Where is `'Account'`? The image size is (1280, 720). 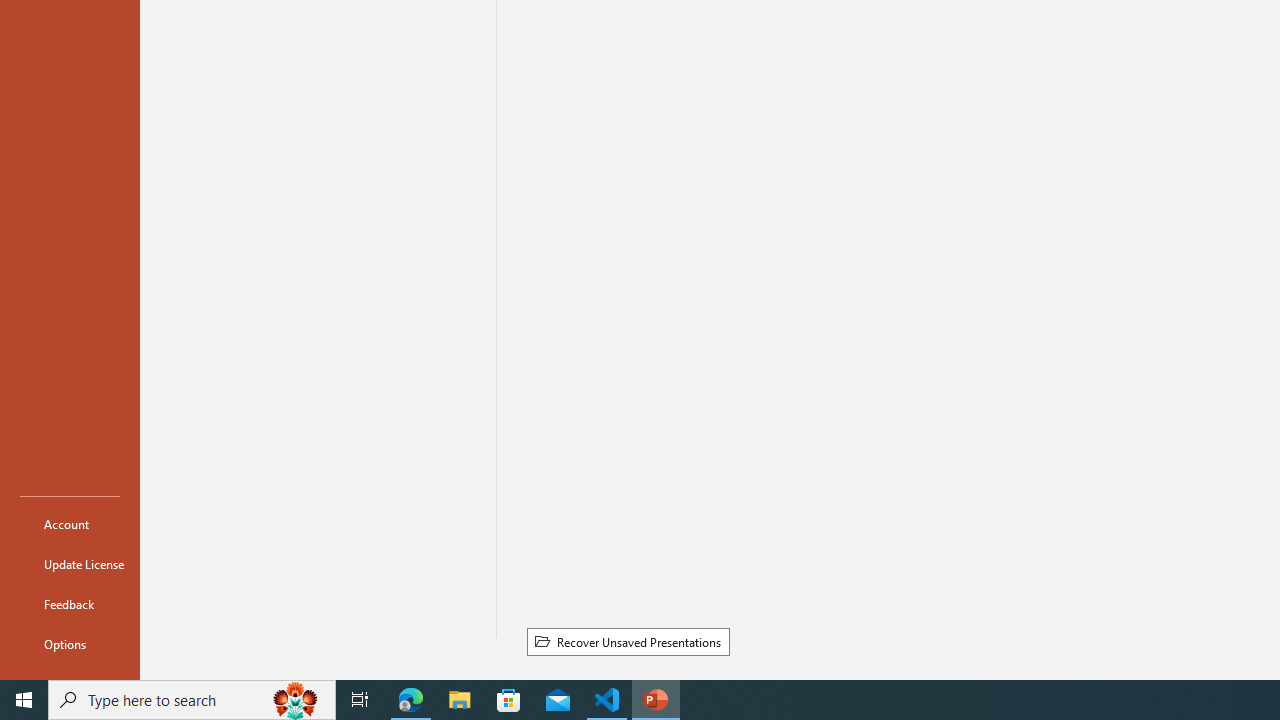
'Account' is located at coordinates (69, 523).